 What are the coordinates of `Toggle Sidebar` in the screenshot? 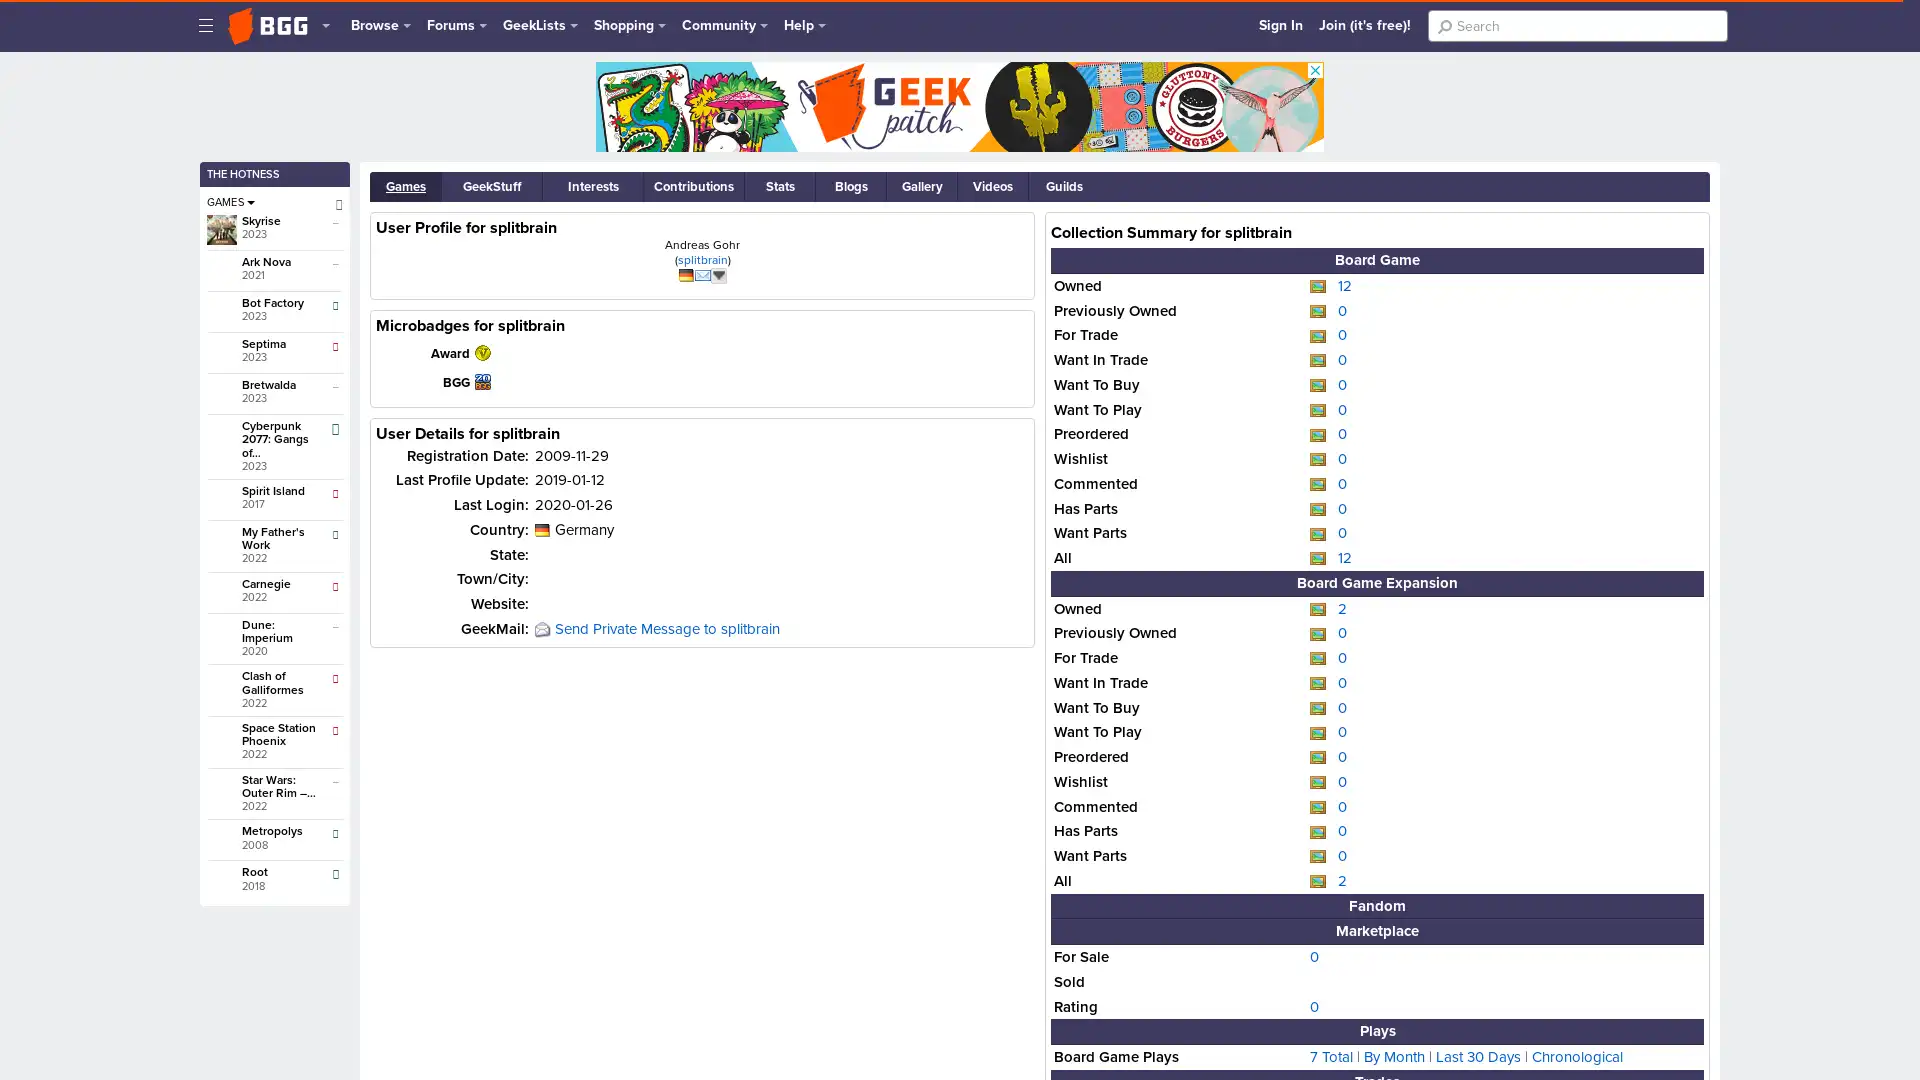 It's located at (206, 25).